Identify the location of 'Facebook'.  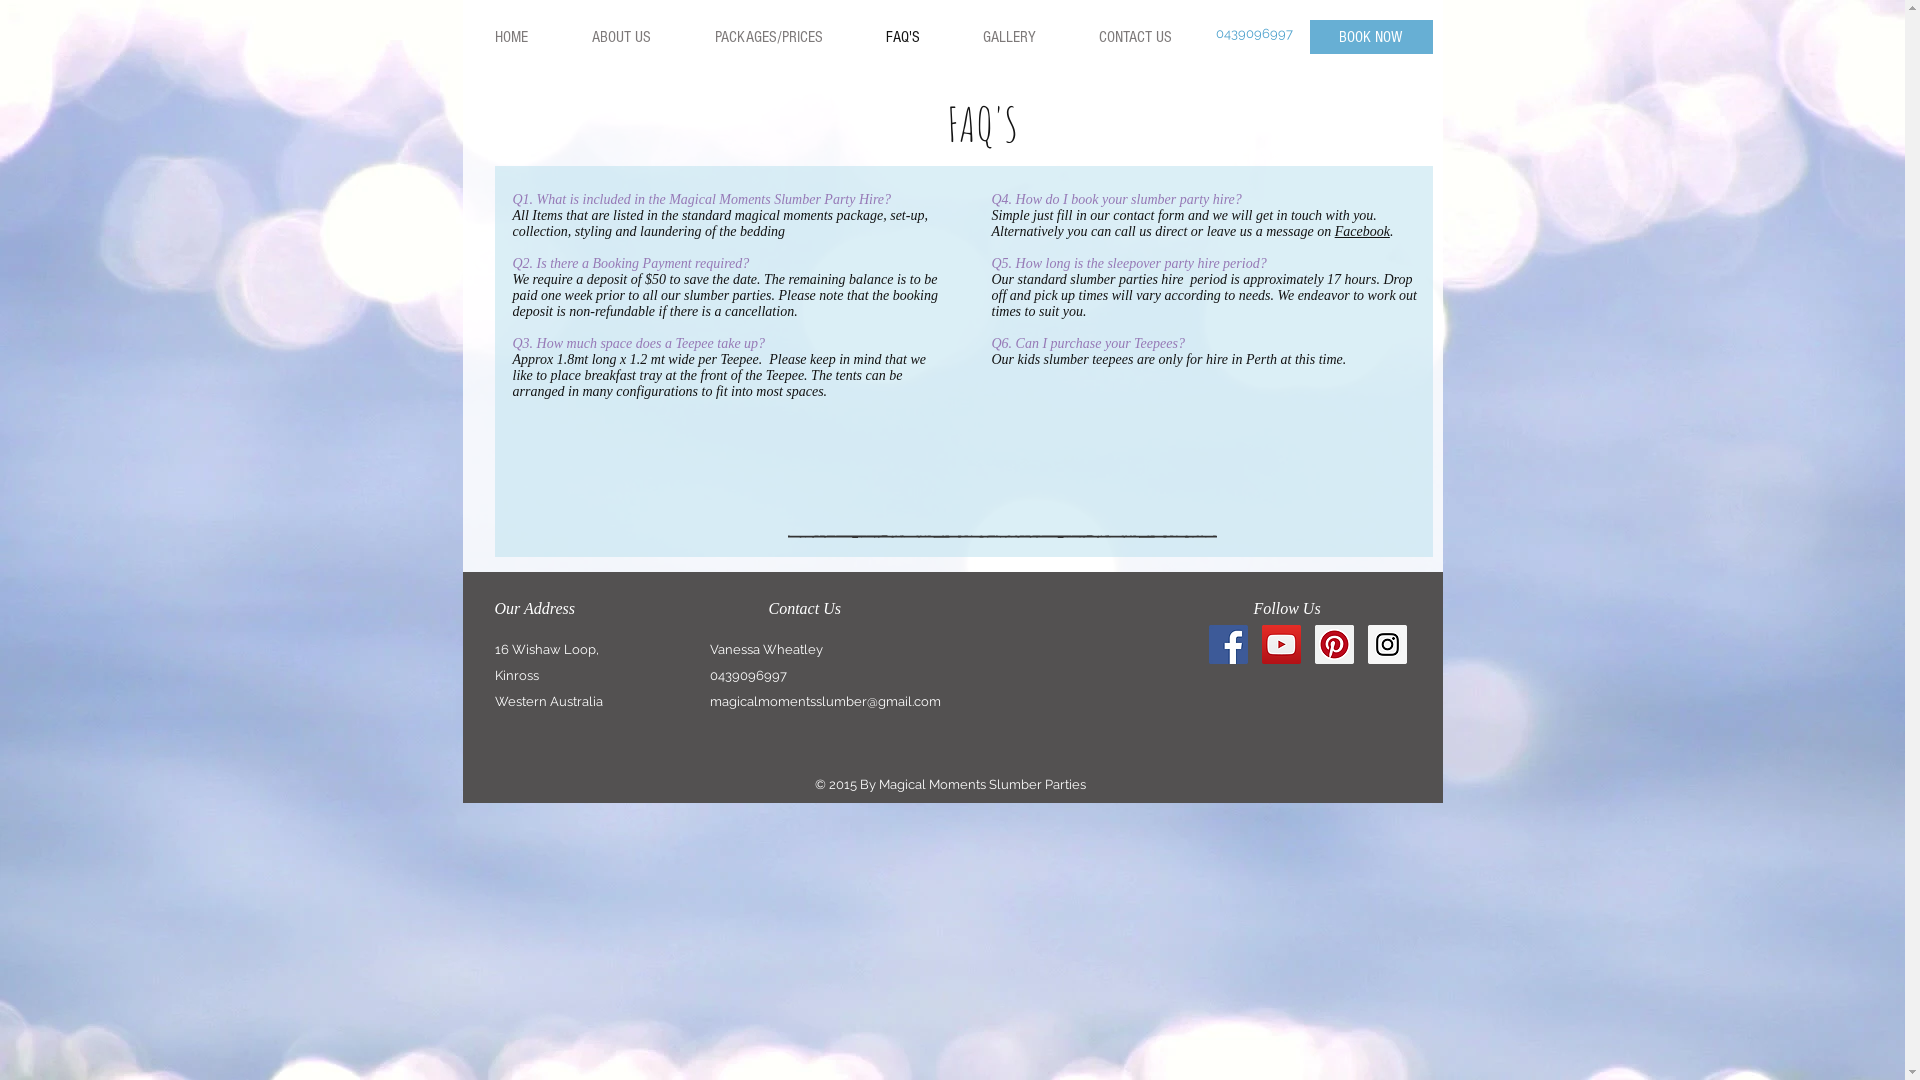
(1361, 230).